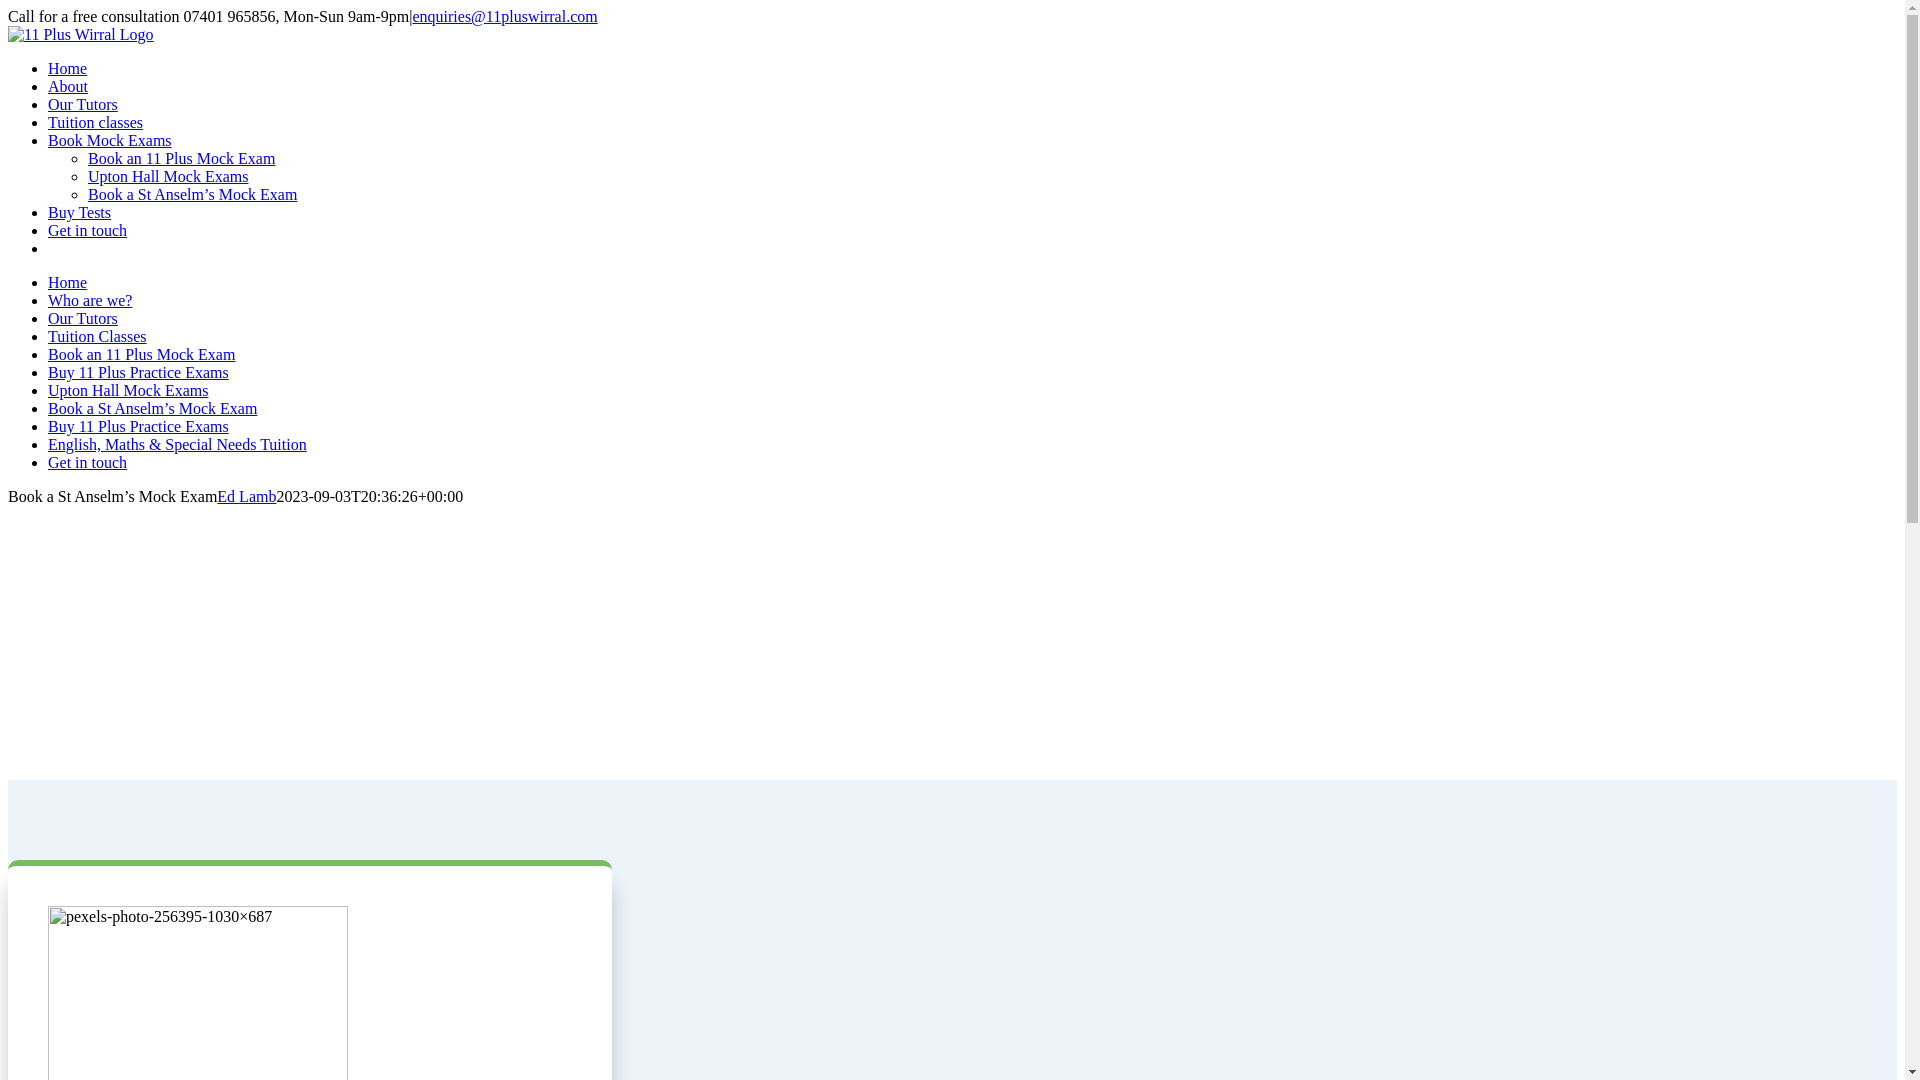  Describe the element at coordinates (245, 495) in the screenshot. I see `'Ed Lamb'` at that location.